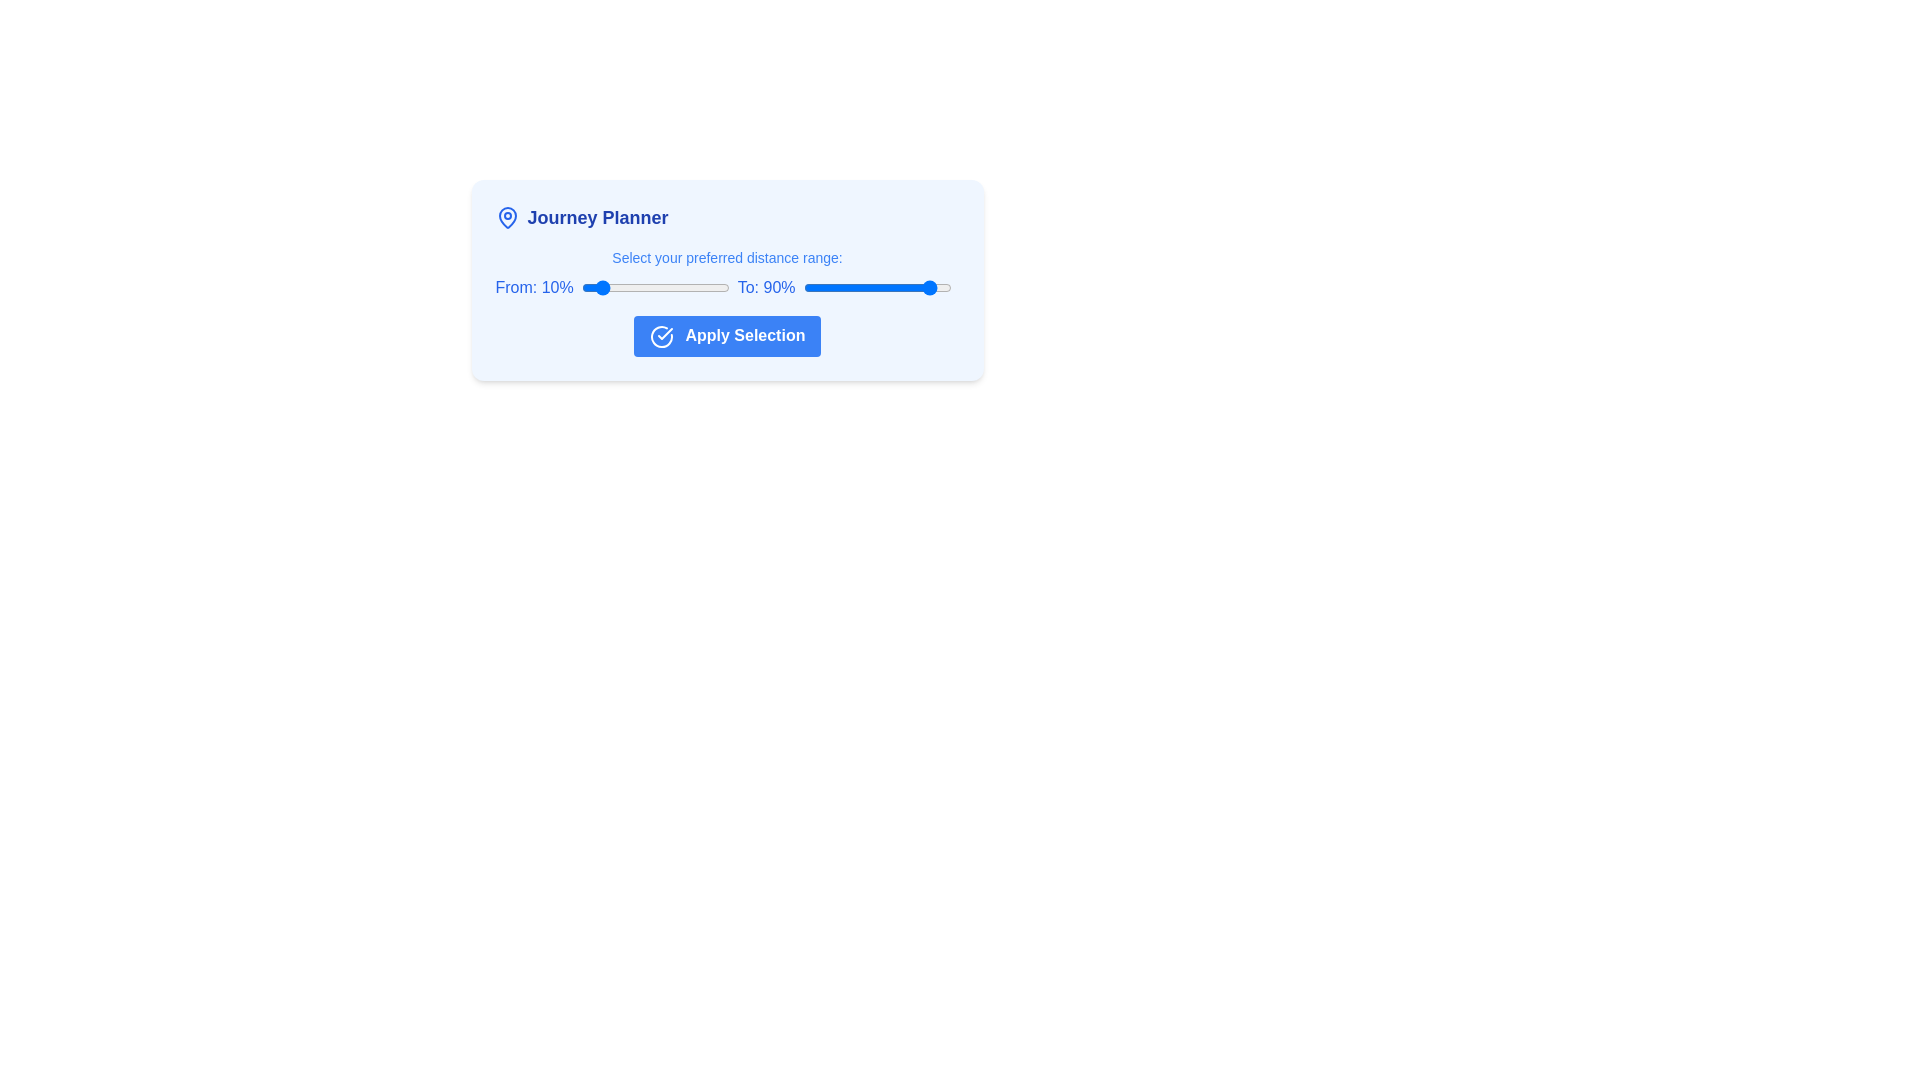 The width and height of the screenshot is (1920, 1080). I want to click on the track of the range slider labeled 'From: 10% To: 90%' to move the thumb, which is currently set at 10%, so click(655, 288).